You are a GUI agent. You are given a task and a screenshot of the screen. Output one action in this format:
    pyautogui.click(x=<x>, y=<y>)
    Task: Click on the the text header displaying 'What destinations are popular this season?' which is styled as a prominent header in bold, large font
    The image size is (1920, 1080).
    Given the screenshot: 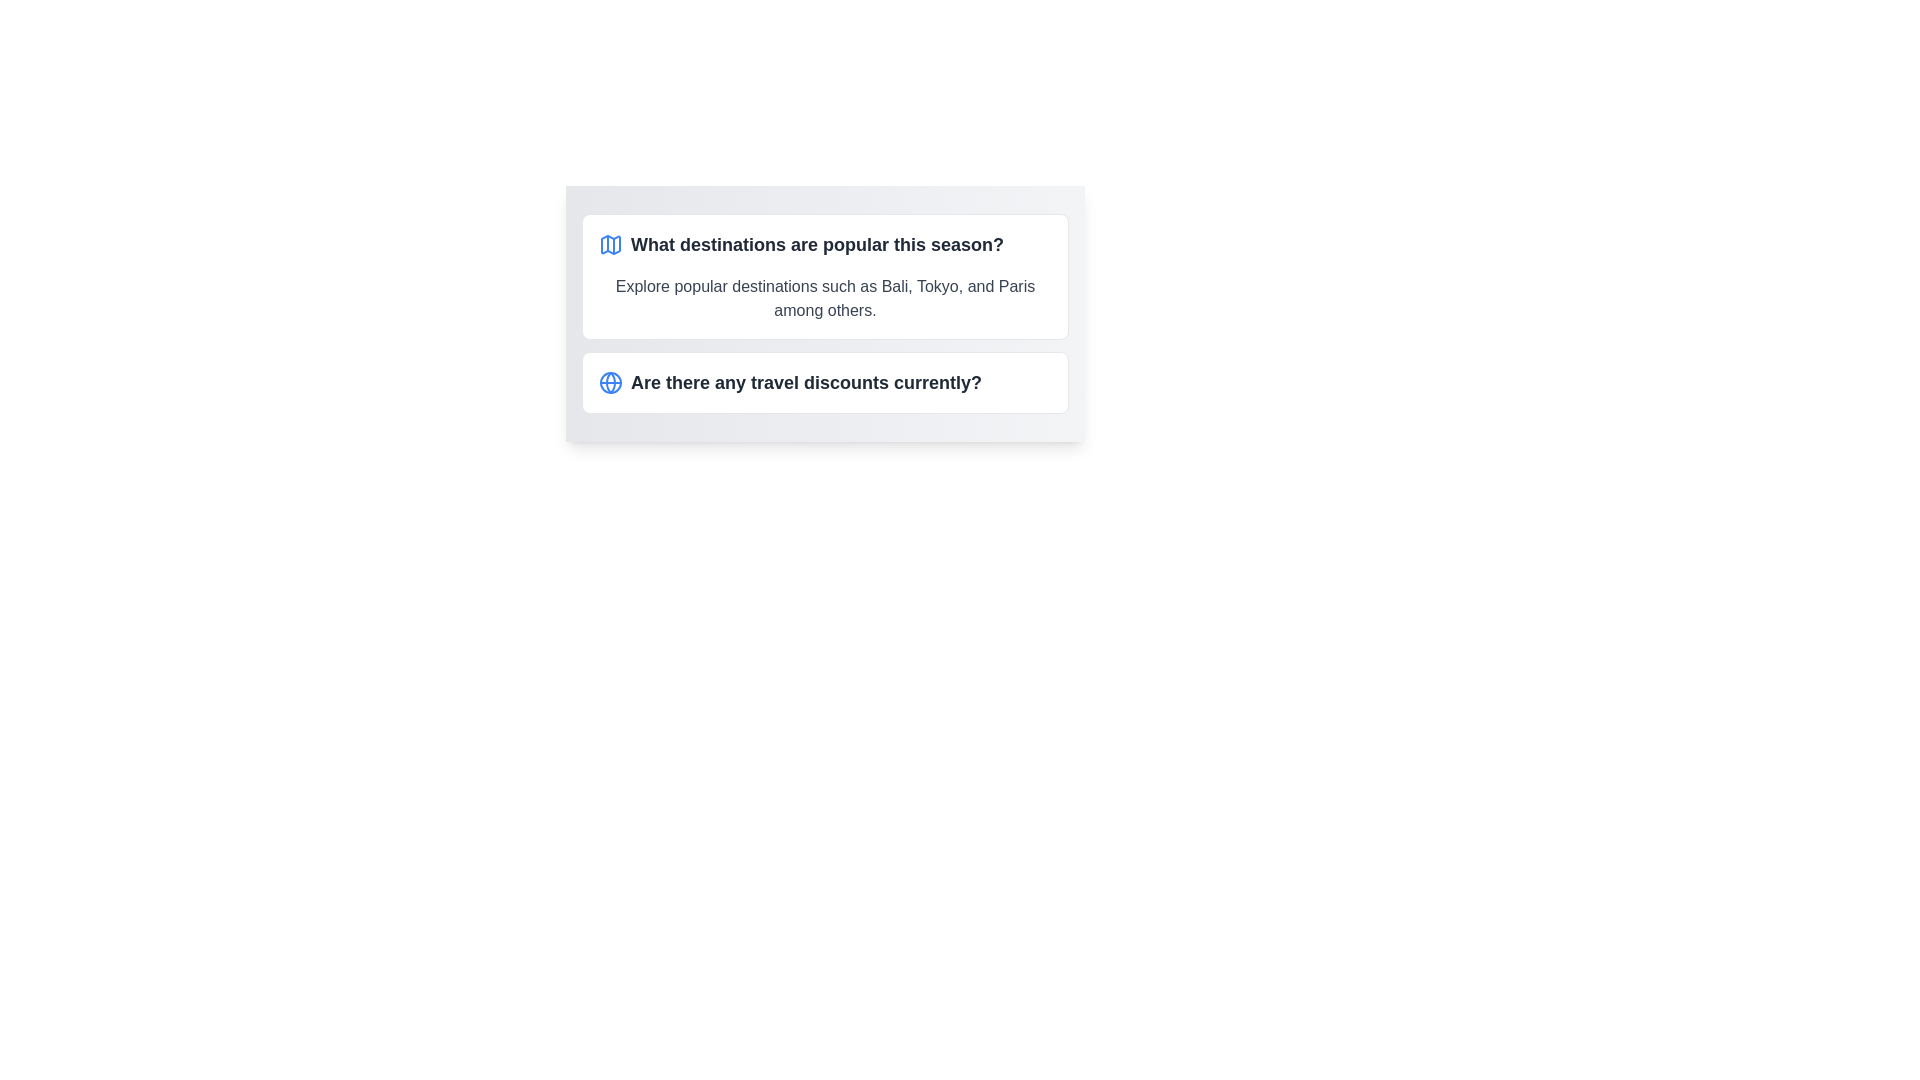 What is the action you would take?
    pyautogui.click(x=817, y=244)
    